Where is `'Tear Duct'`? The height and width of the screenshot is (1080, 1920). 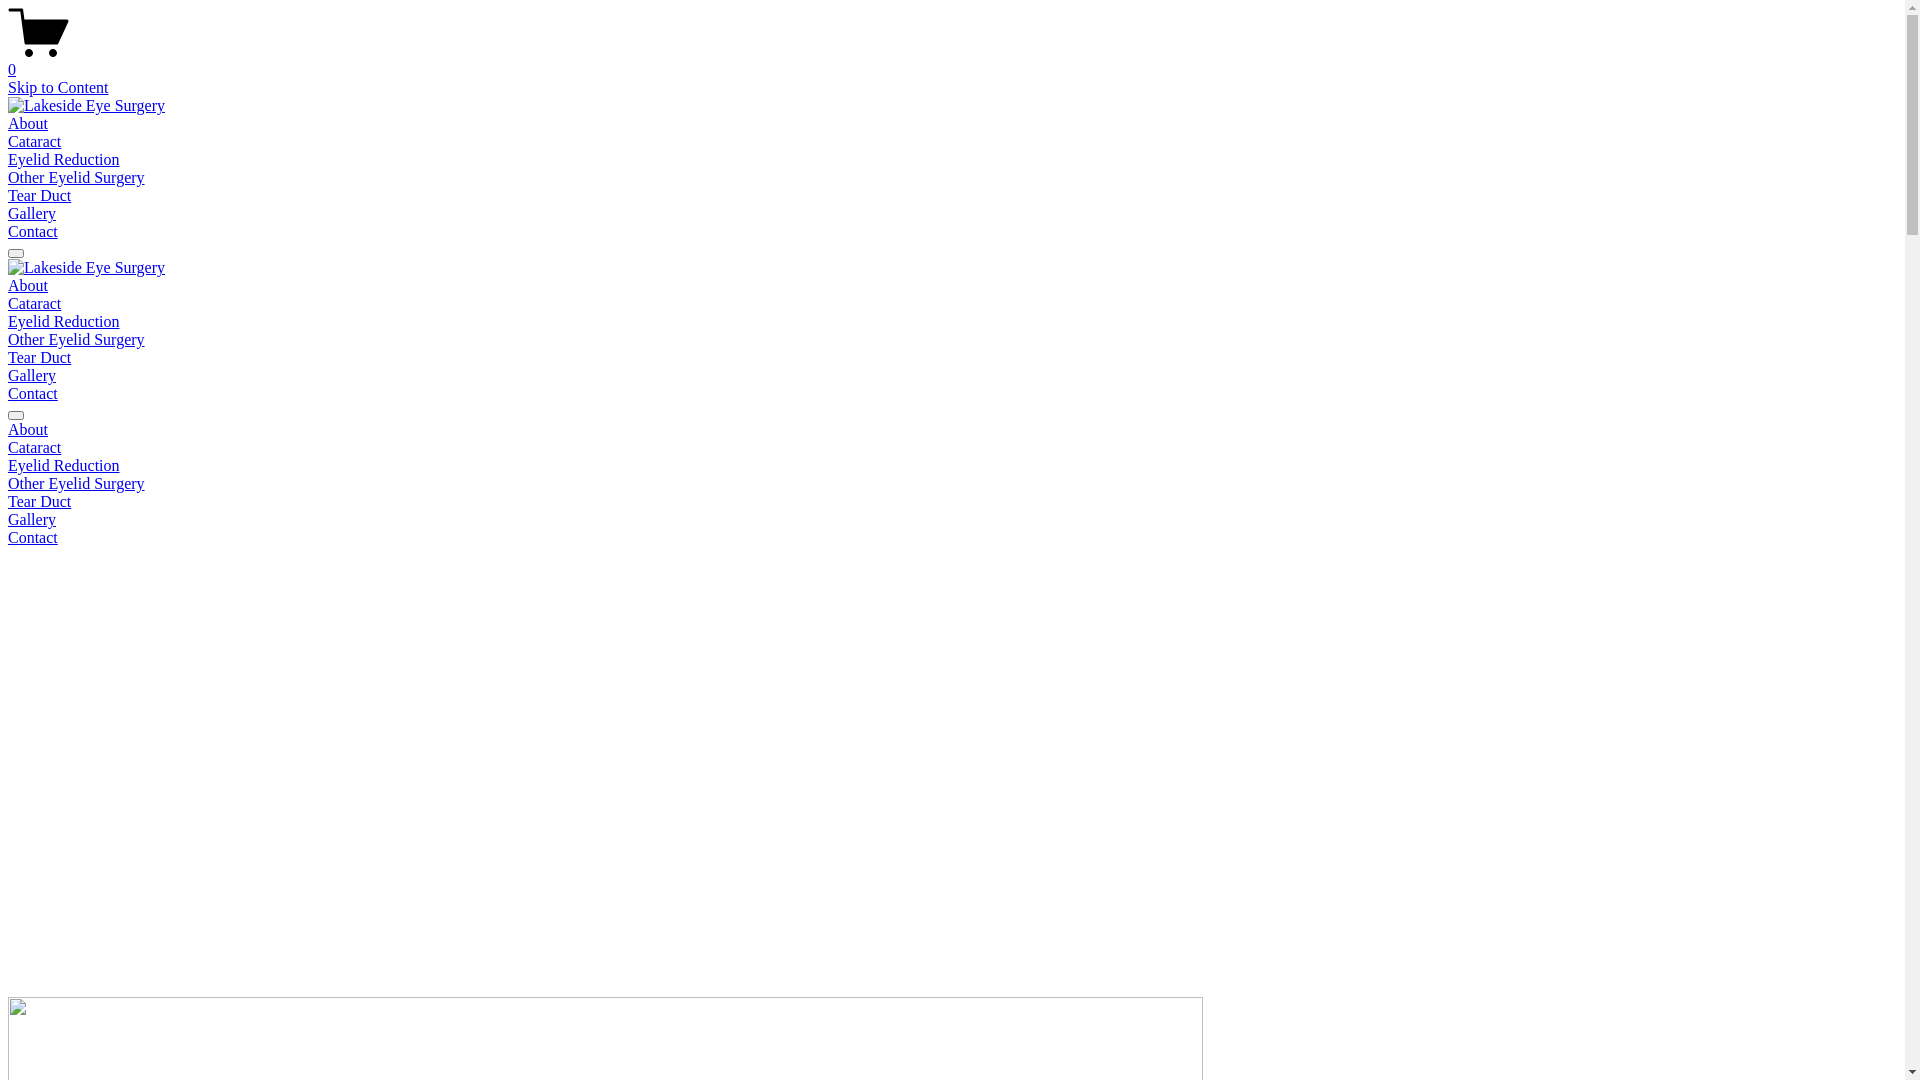
'Tear Duct' is located at coordinates (951, 500).